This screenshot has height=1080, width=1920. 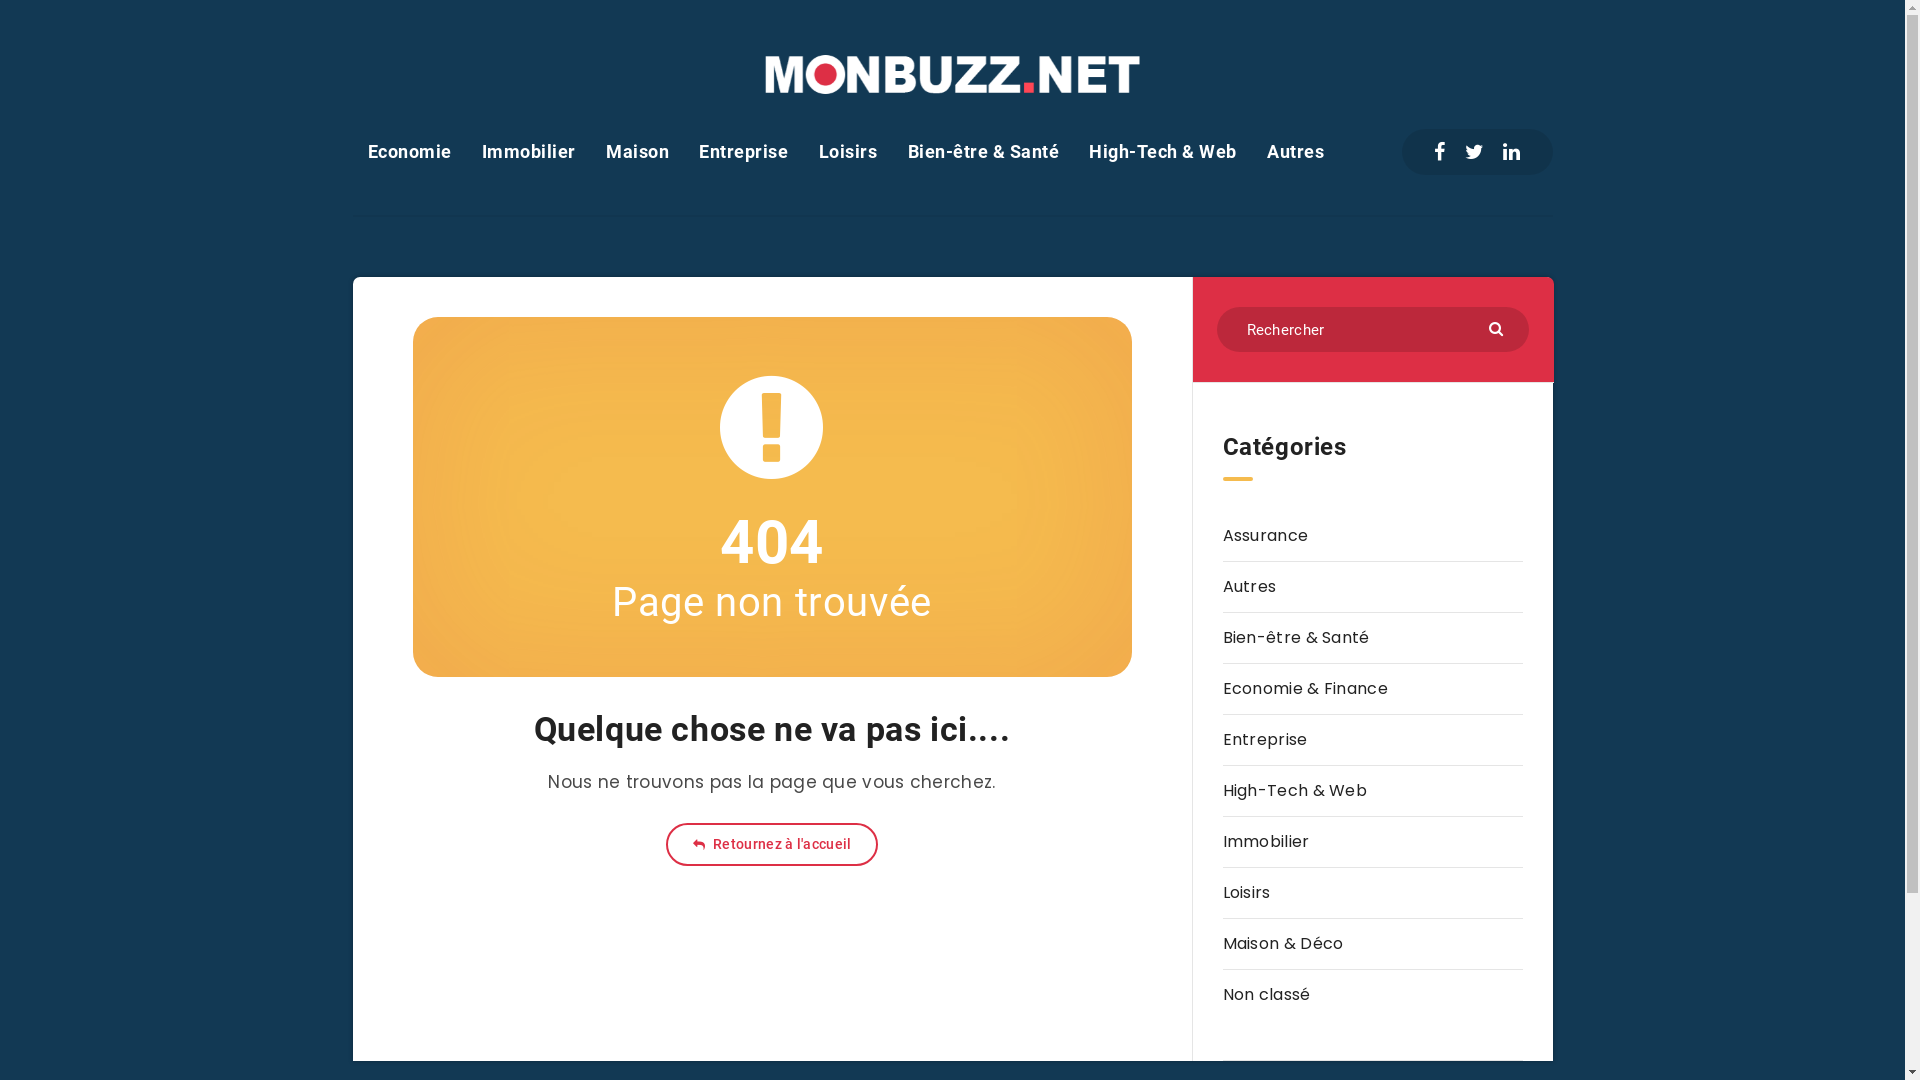 What do you see at coordinates (1294, 789) in the screenshot?
I see `'High-Tech & Web'` at bounding box center [1294, 789].